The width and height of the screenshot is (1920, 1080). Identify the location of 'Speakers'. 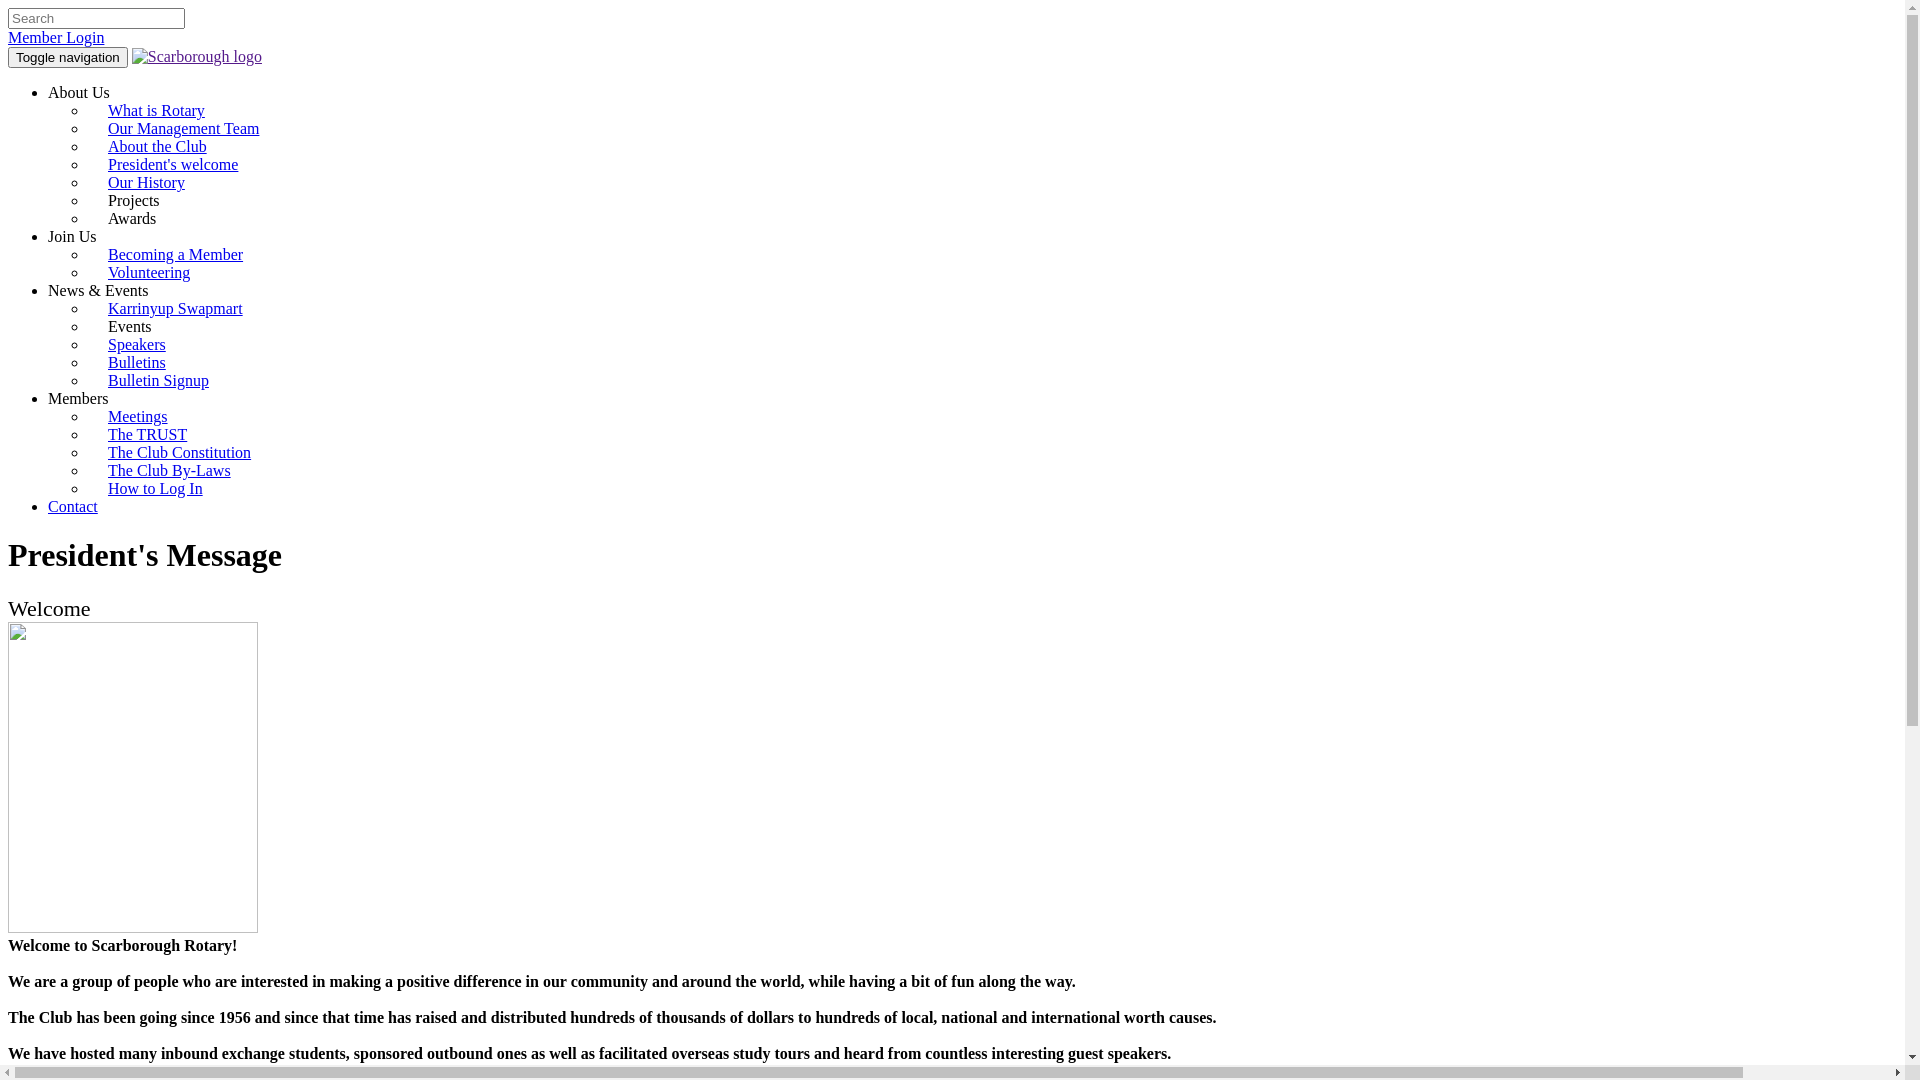
(136, 343).